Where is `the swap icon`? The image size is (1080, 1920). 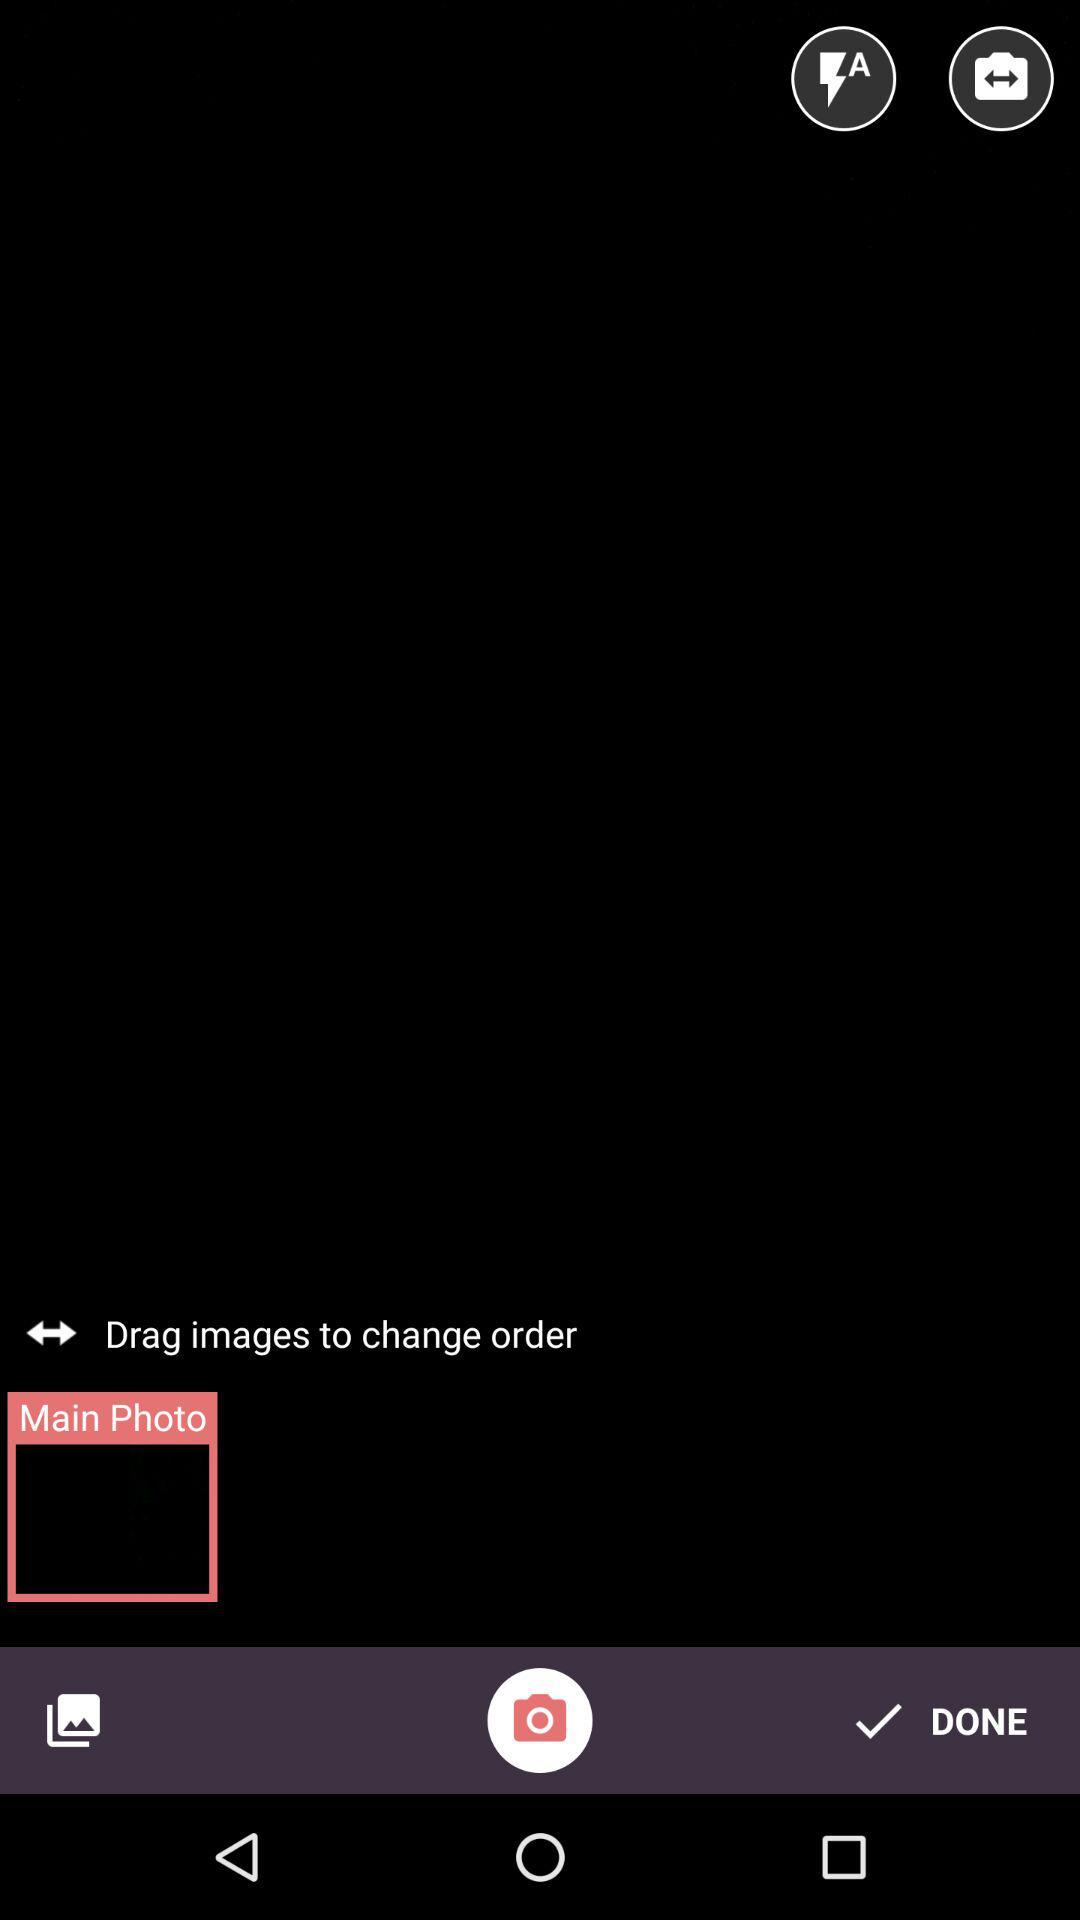
the swap icon is located at coordinates (1001, 78).